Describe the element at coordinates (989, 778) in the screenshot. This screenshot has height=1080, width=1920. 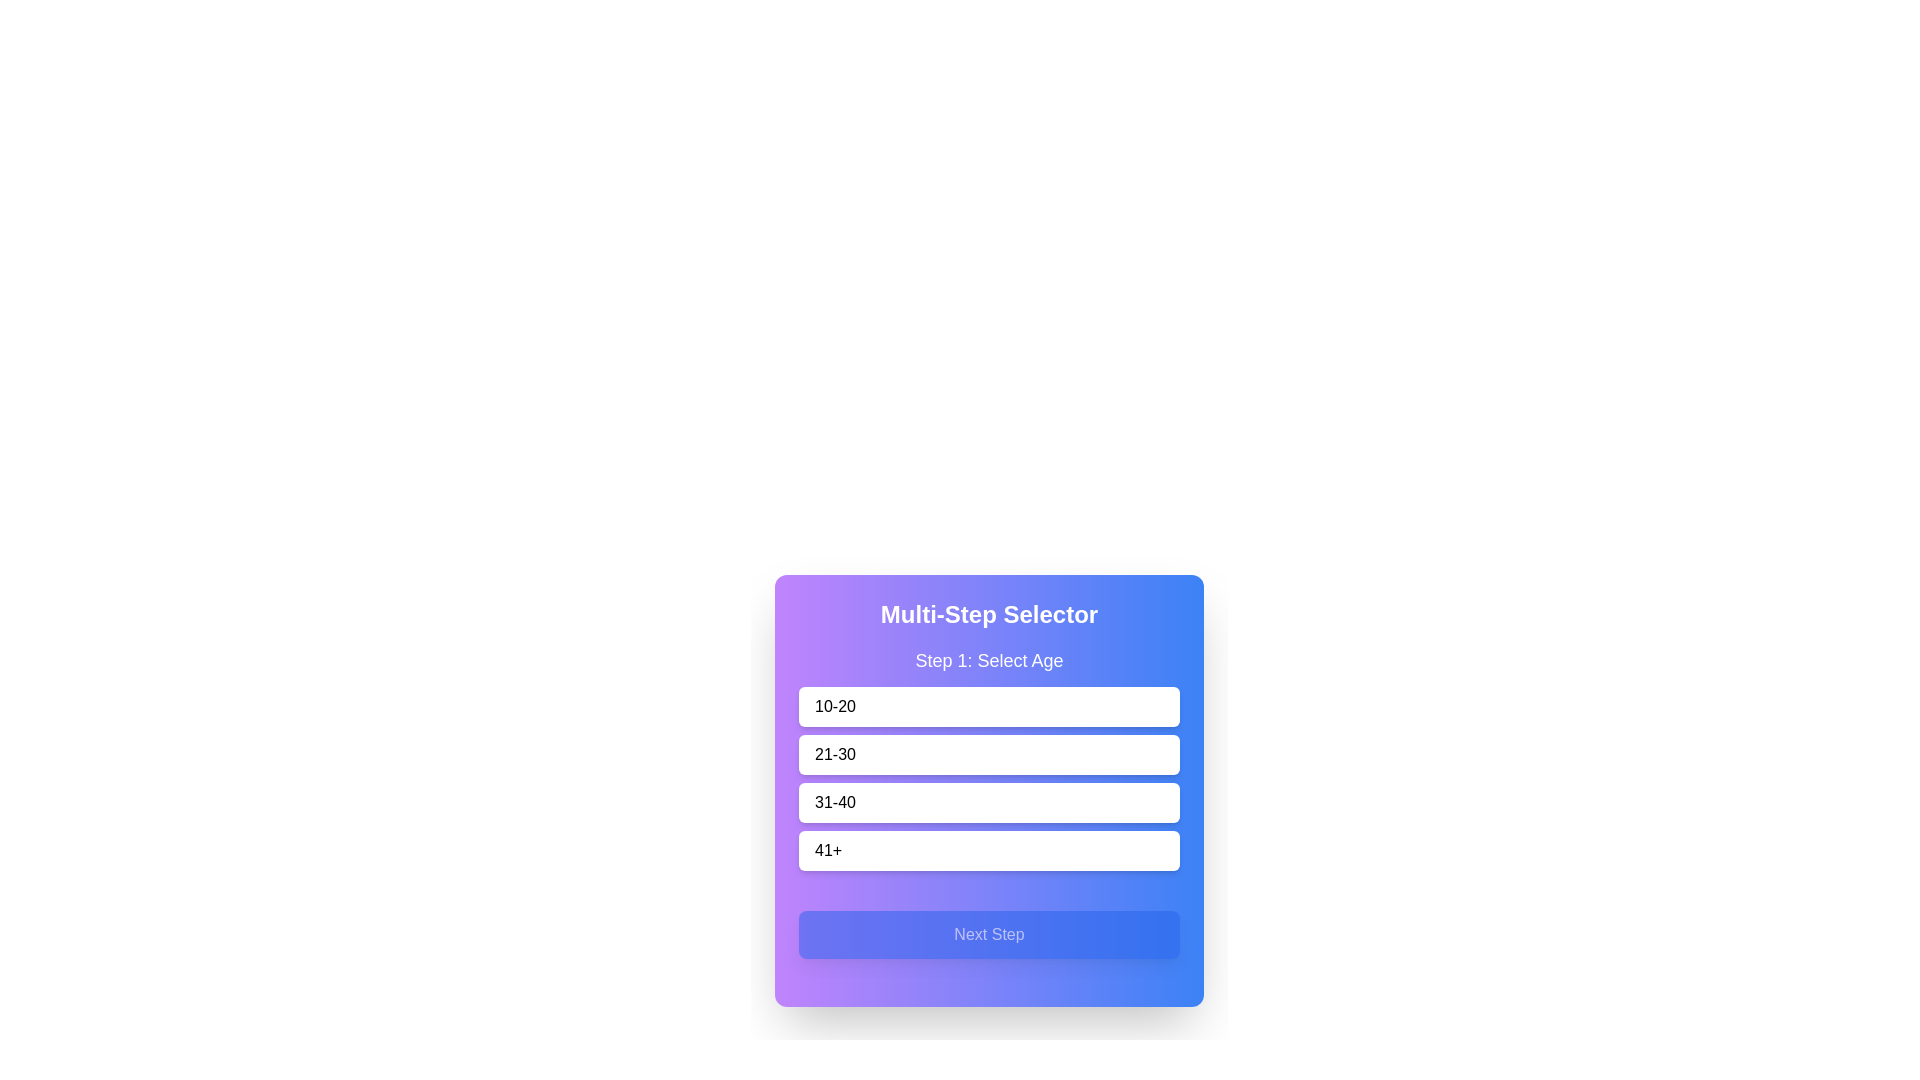
I see `the third selection item for age range 31 to 40 under the heading 'Step 1: Select Age'` at that location.